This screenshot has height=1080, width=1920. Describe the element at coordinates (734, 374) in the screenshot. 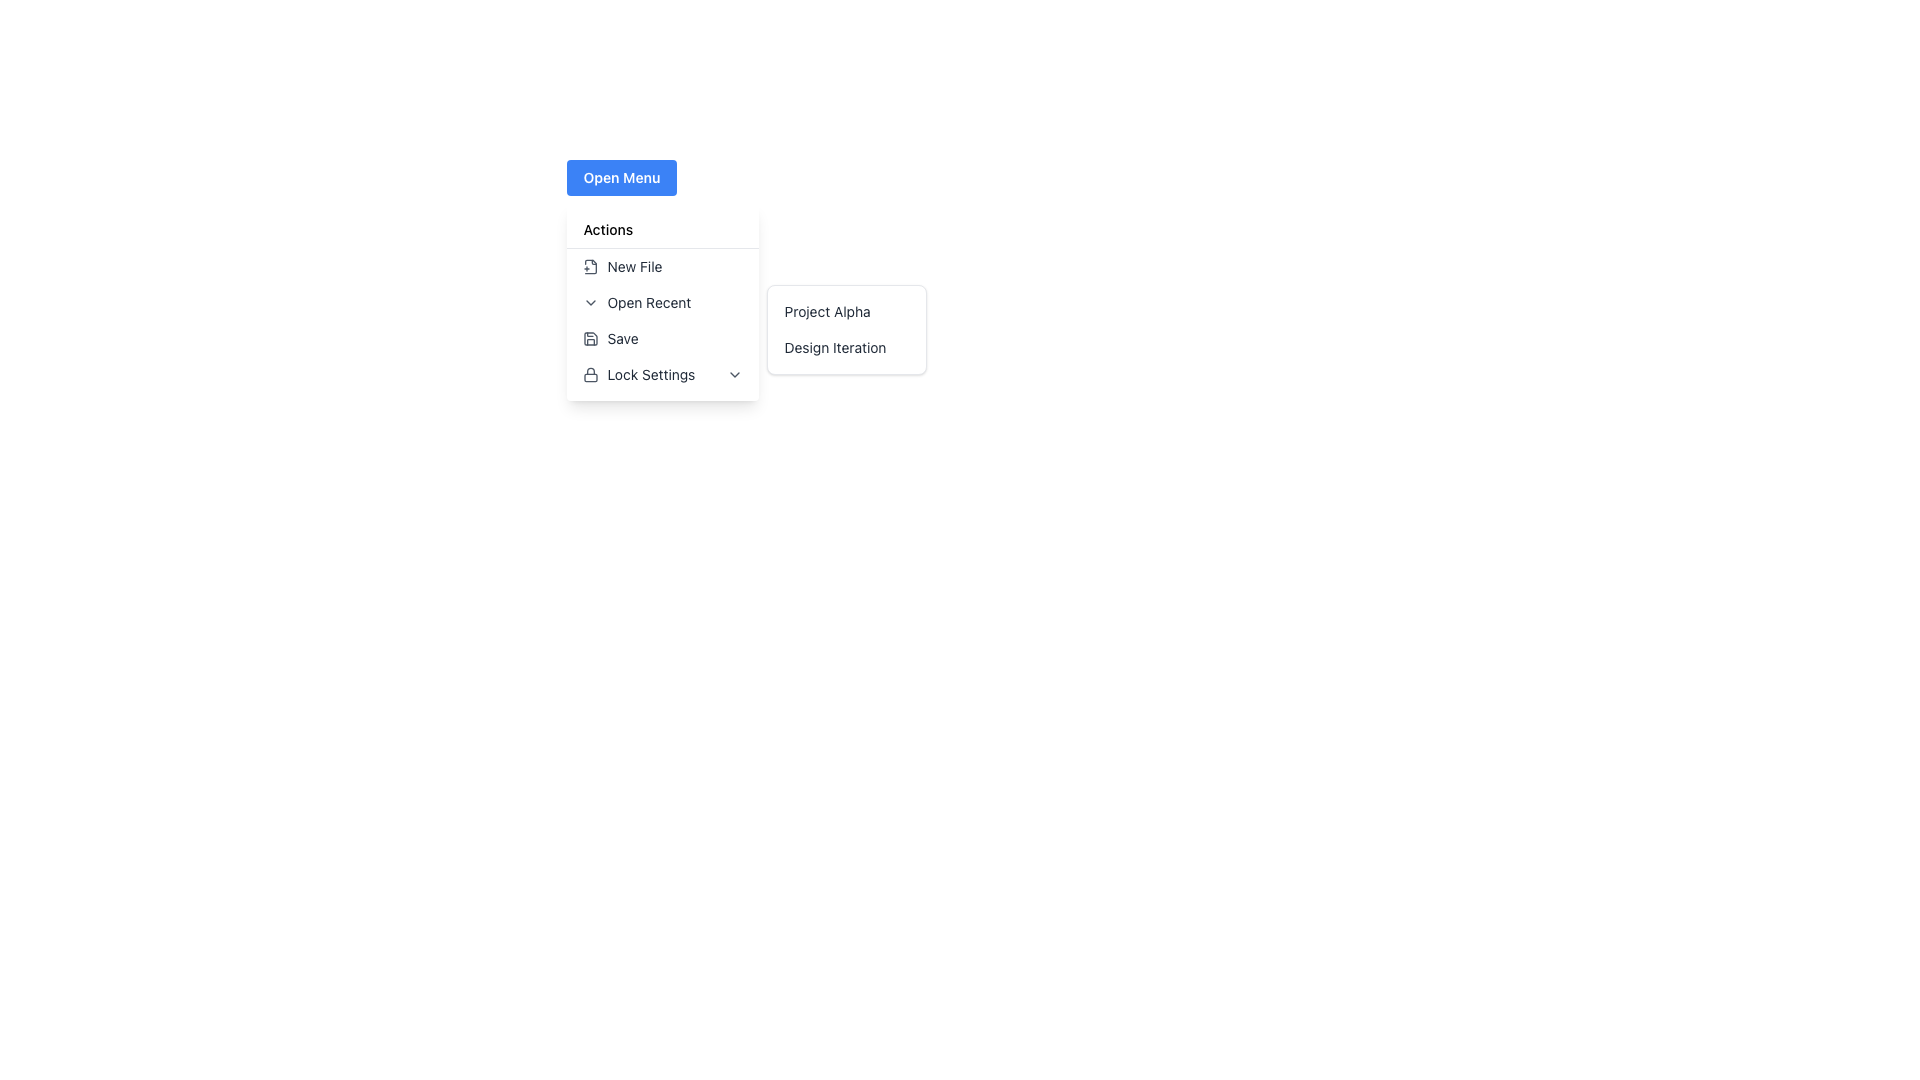

I see `the chevron icon located to the far right of the 'Lock Settings' text label in the 'Actions' section` at that location.